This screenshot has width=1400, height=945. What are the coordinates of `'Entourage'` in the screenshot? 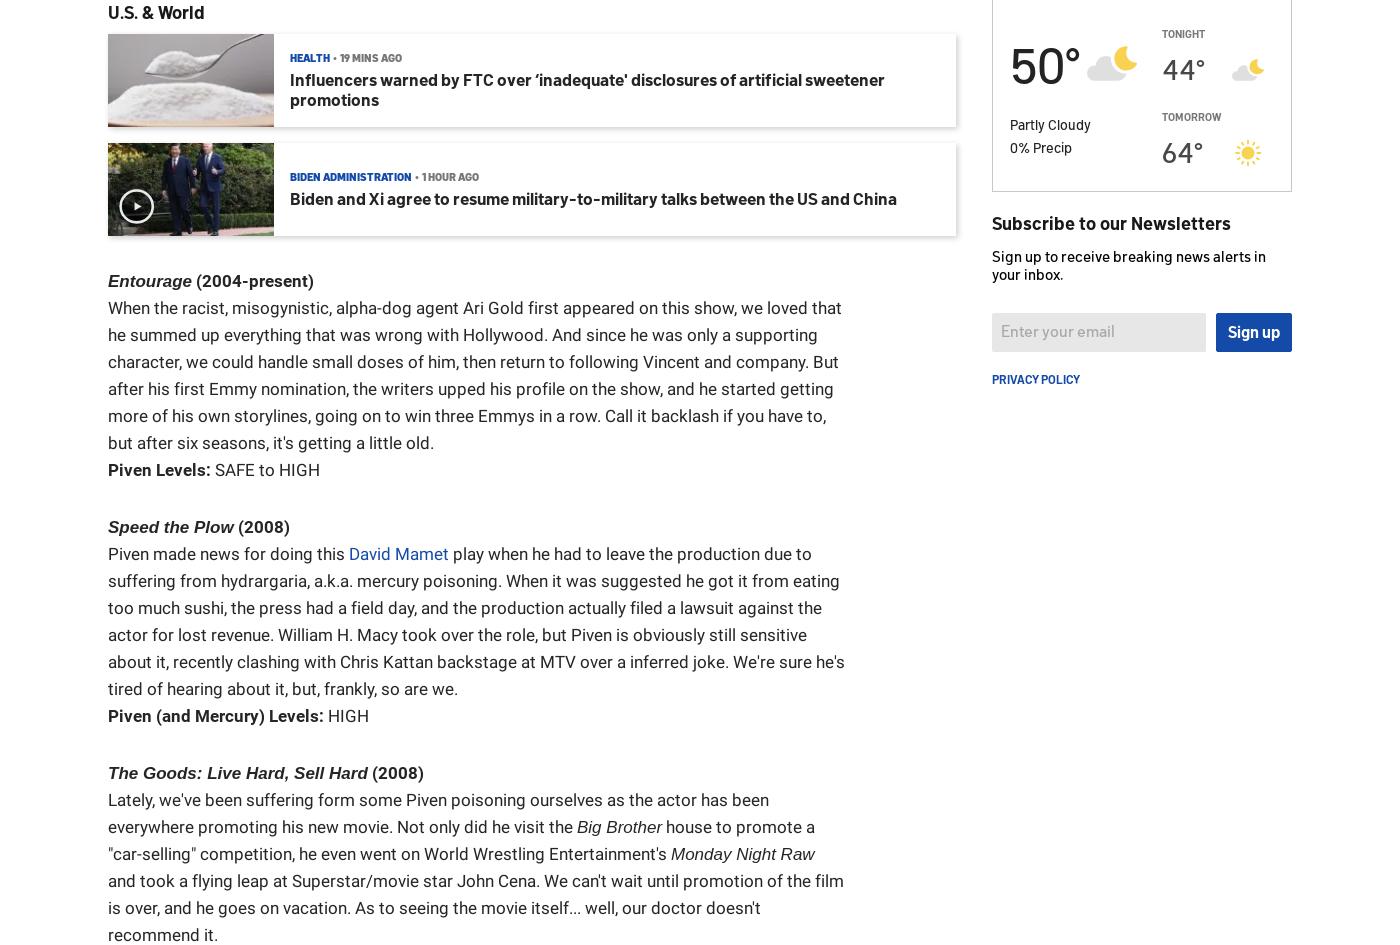 It's located at (149, 281).